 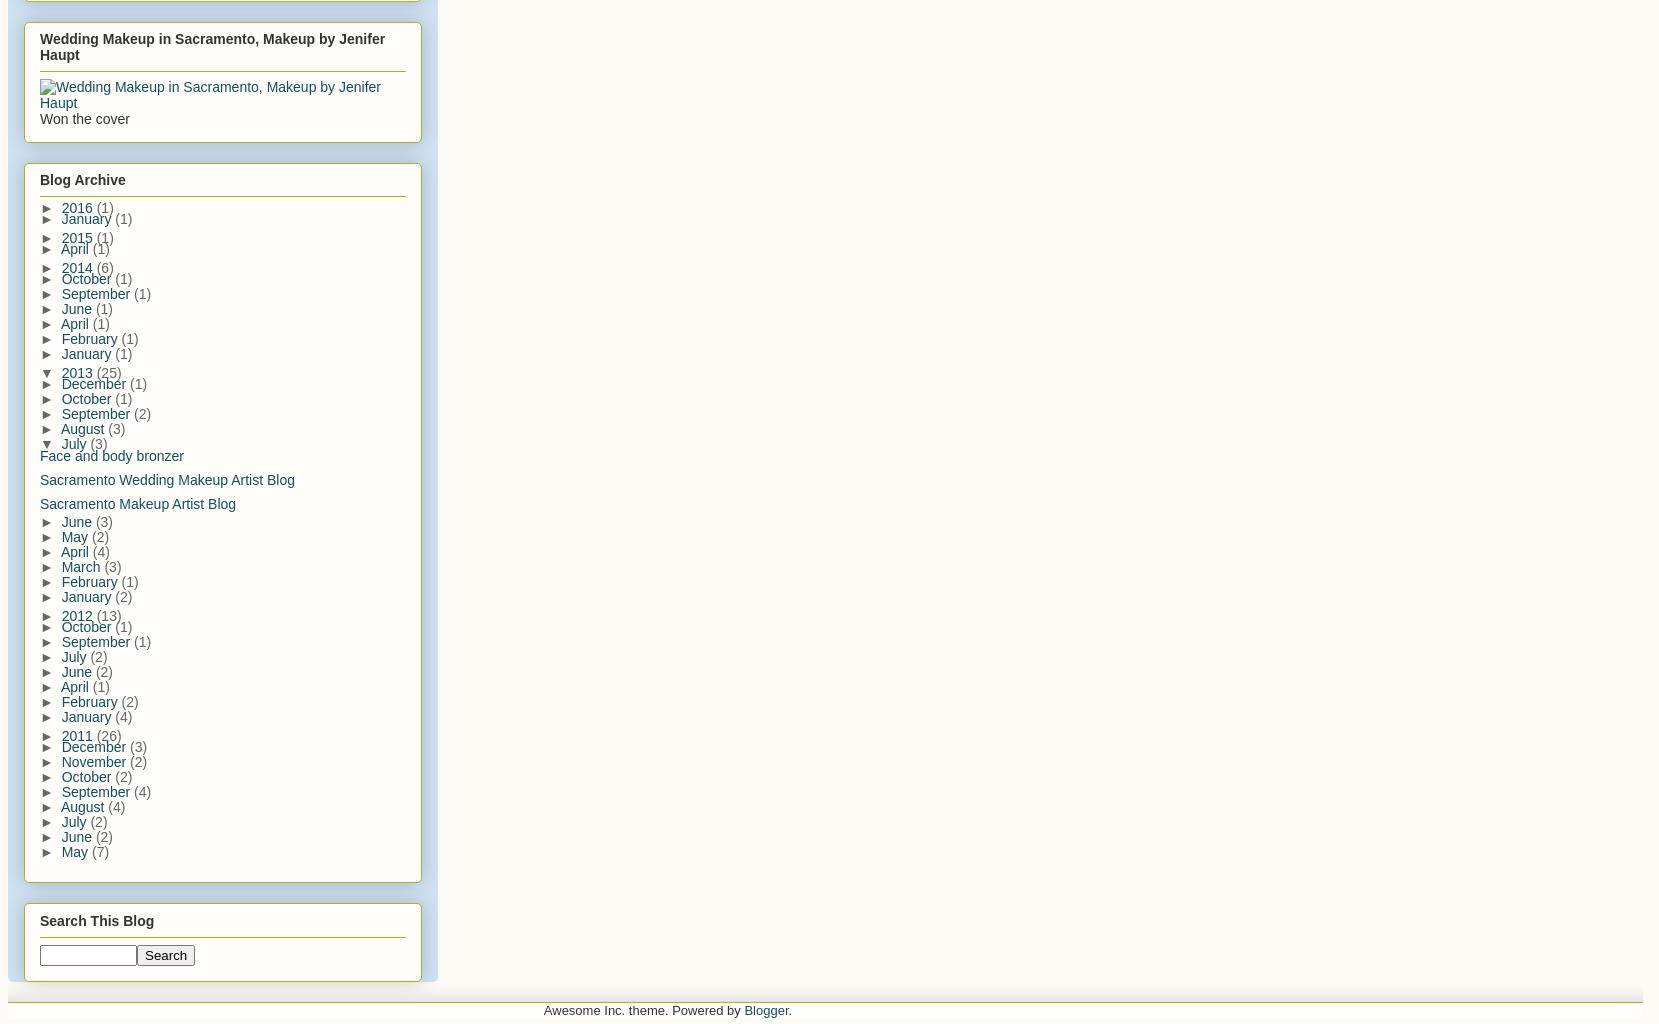 What do you see at coordinates (103, 266) in the screenshot?
I see `'(6)'` at bounding box center [103, 266].